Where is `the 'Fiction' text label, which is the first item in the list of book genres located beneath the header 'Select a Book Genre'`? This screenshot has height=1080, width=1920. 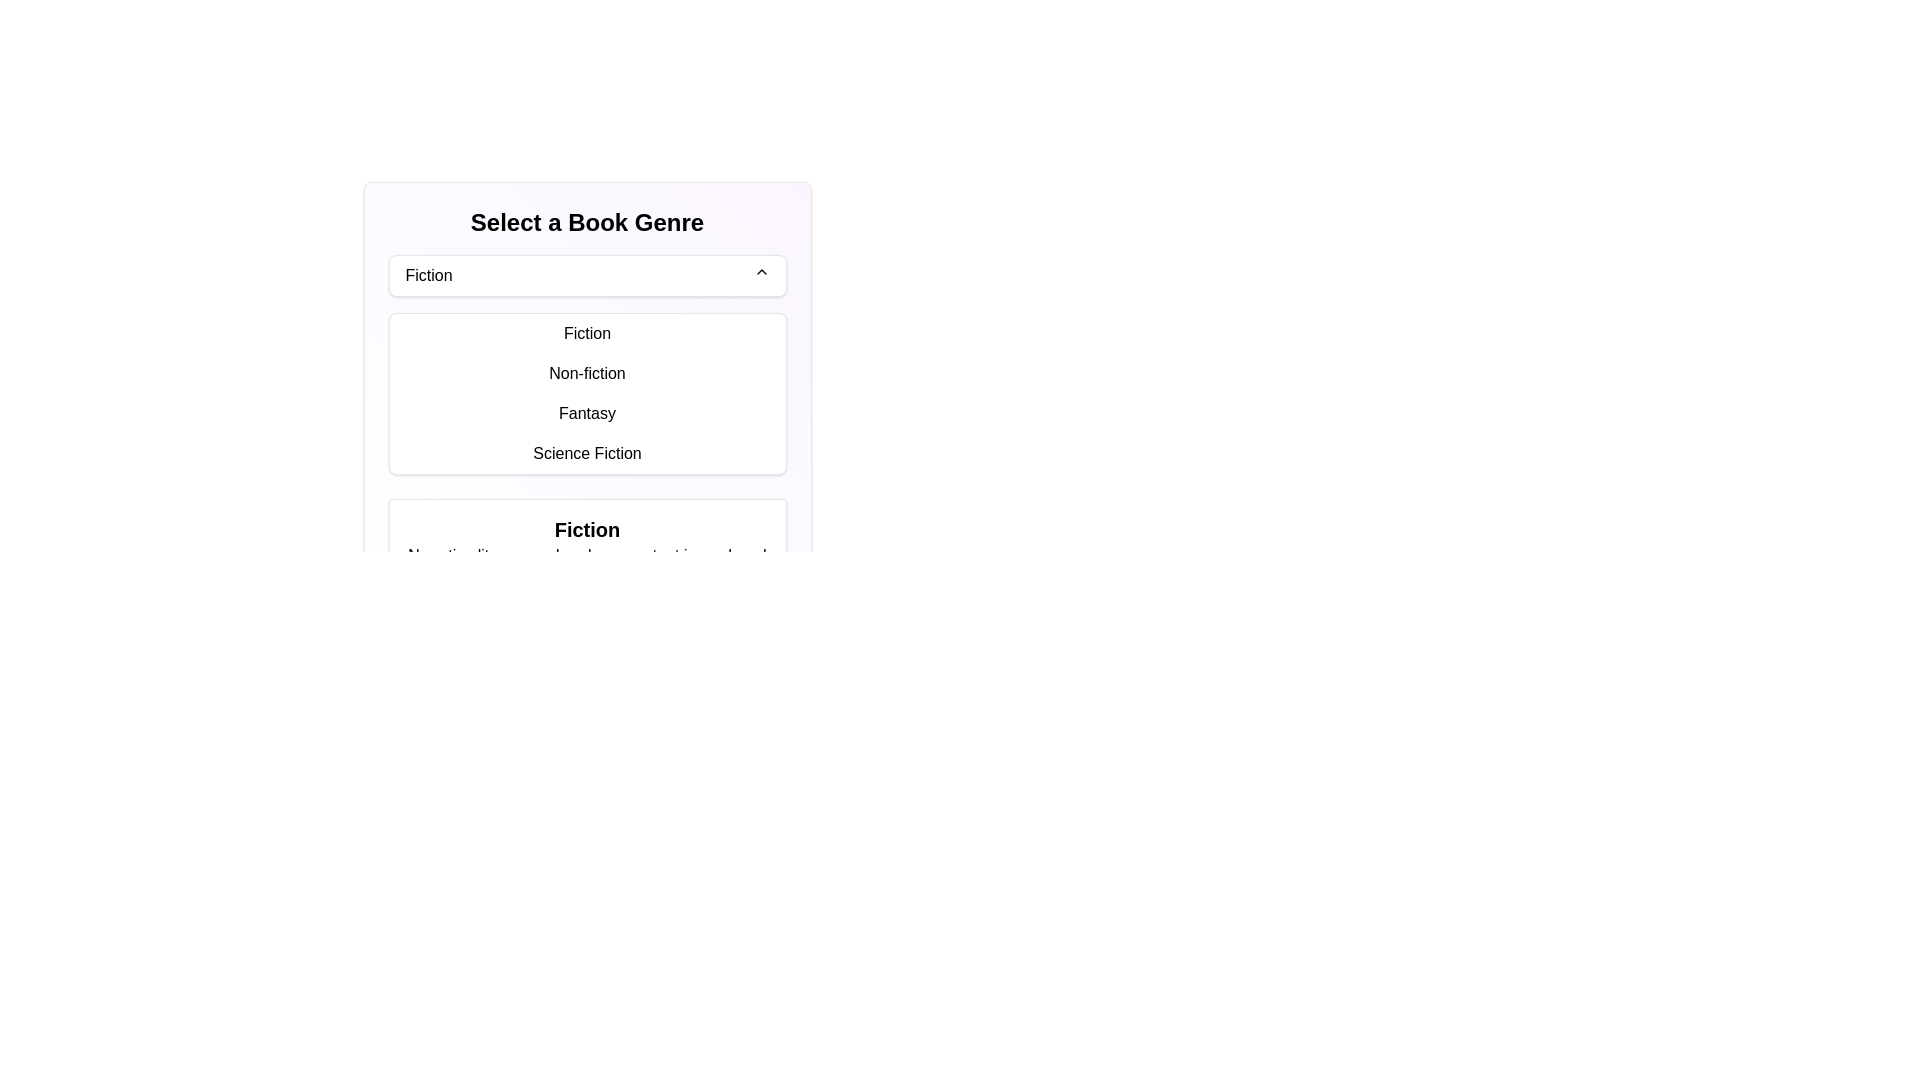
the 'Fiction' text label, which is the first item in the list of book genres located beneath the header 'Select a Book Genre' is located at coordinates (586, 333).